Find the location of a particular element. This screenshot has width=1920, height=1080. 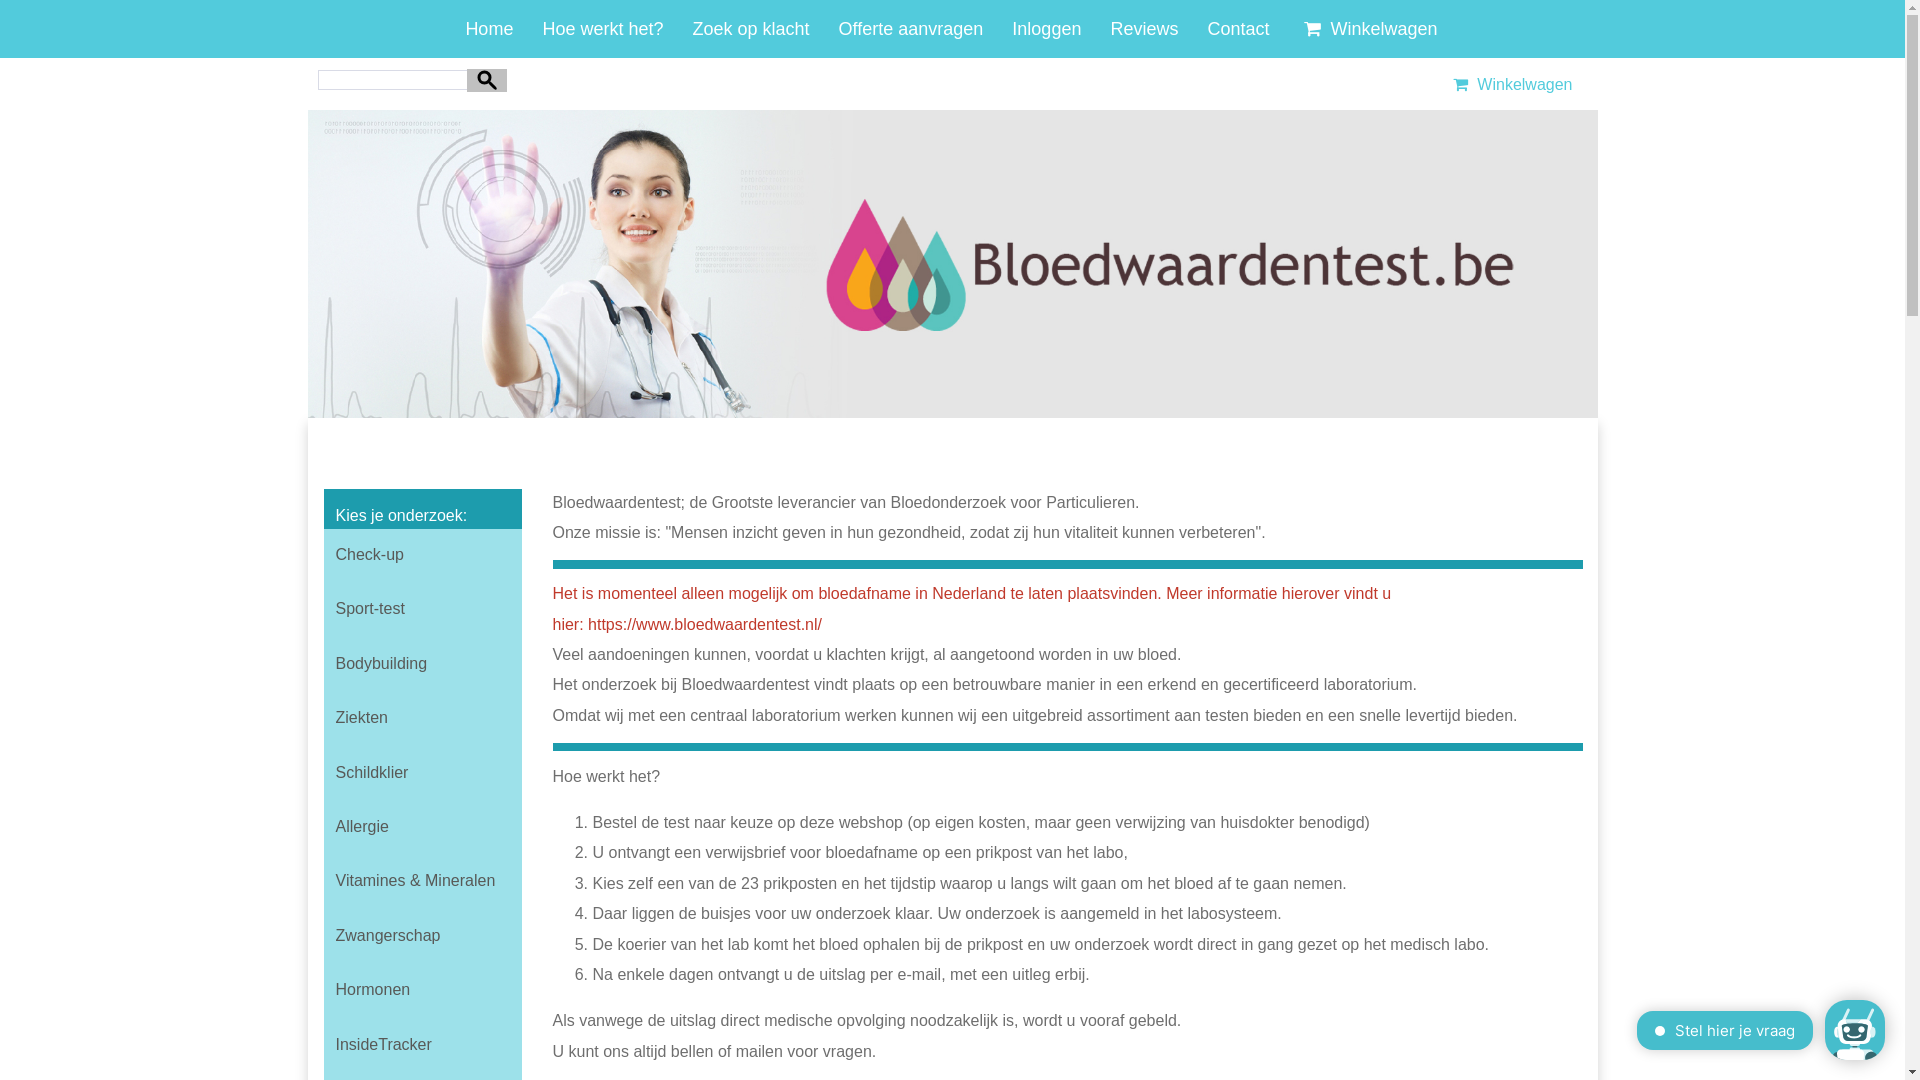

'trengo-widget-status' is located at coordinates (1675, 1032).